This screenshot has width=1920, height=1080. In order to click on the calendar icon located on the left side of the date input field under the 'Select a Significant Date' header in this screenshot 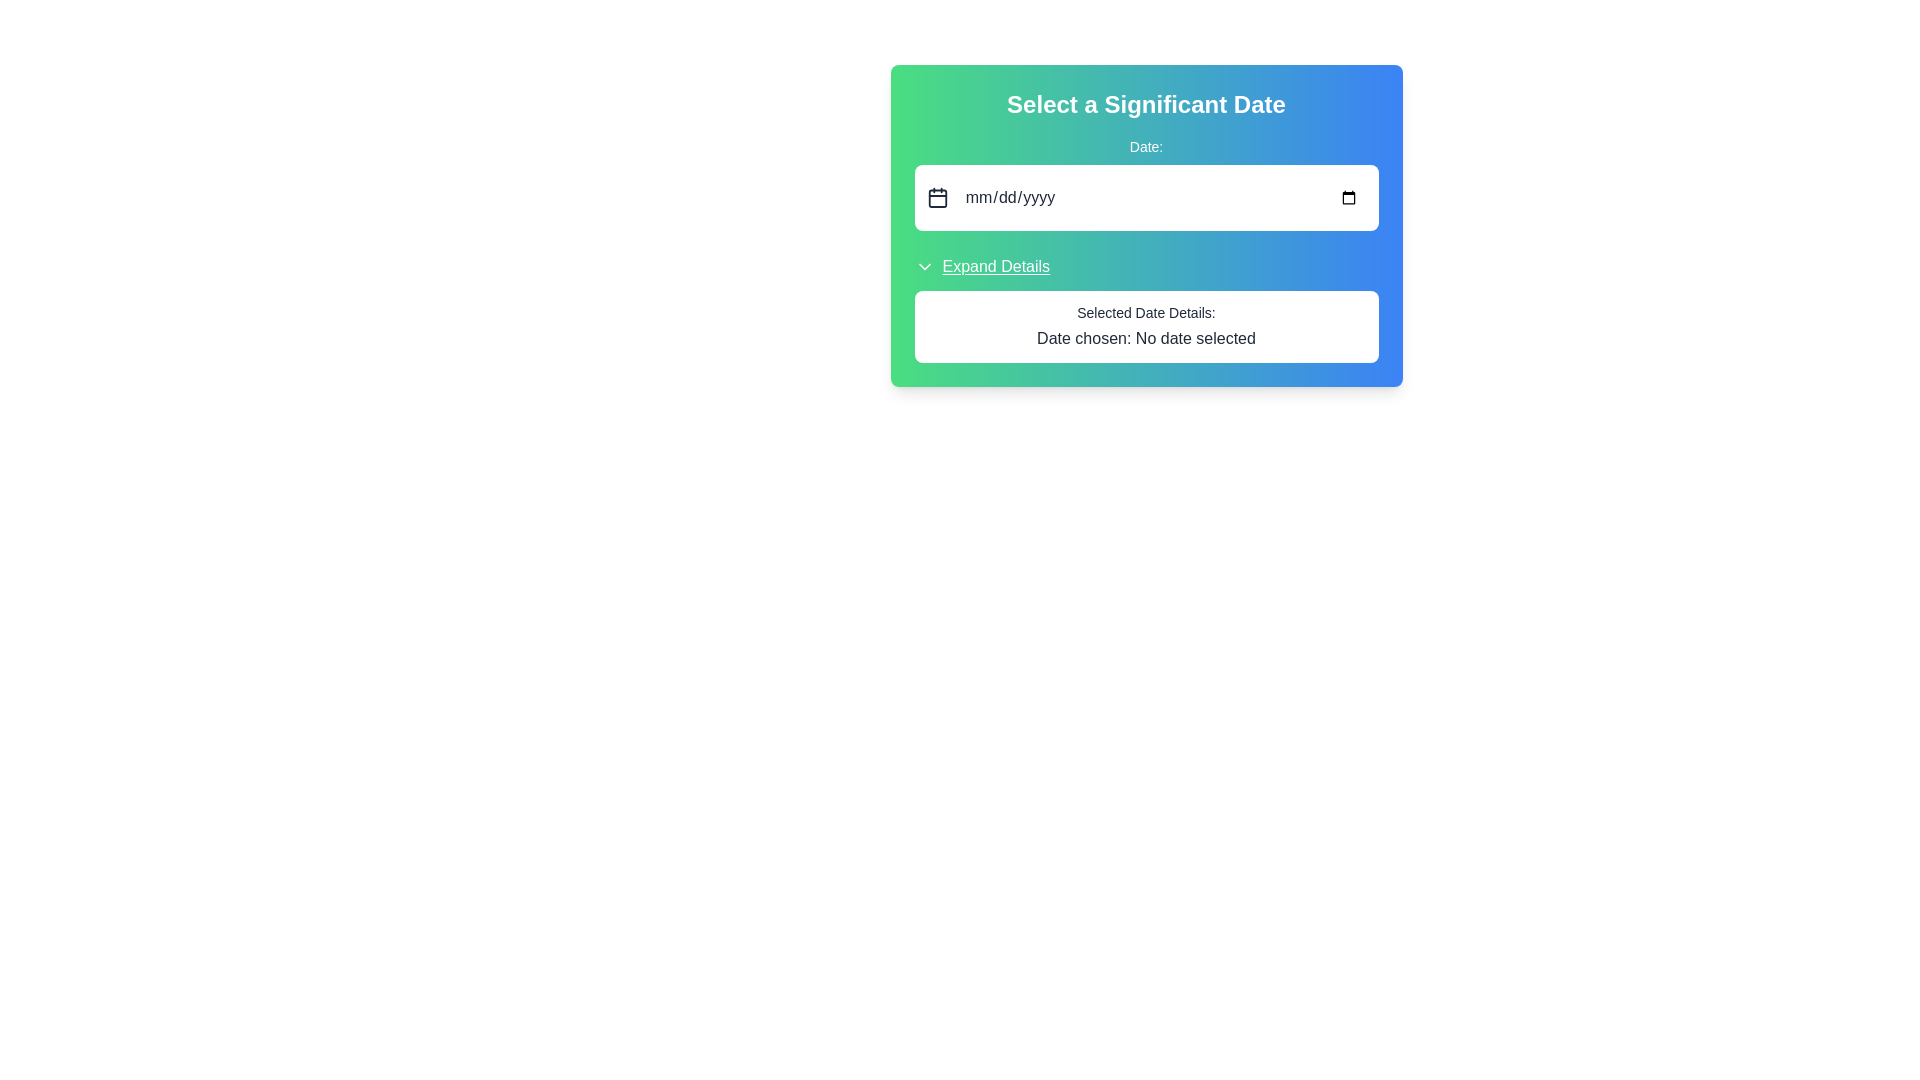, I will do `click(936, 197)`.